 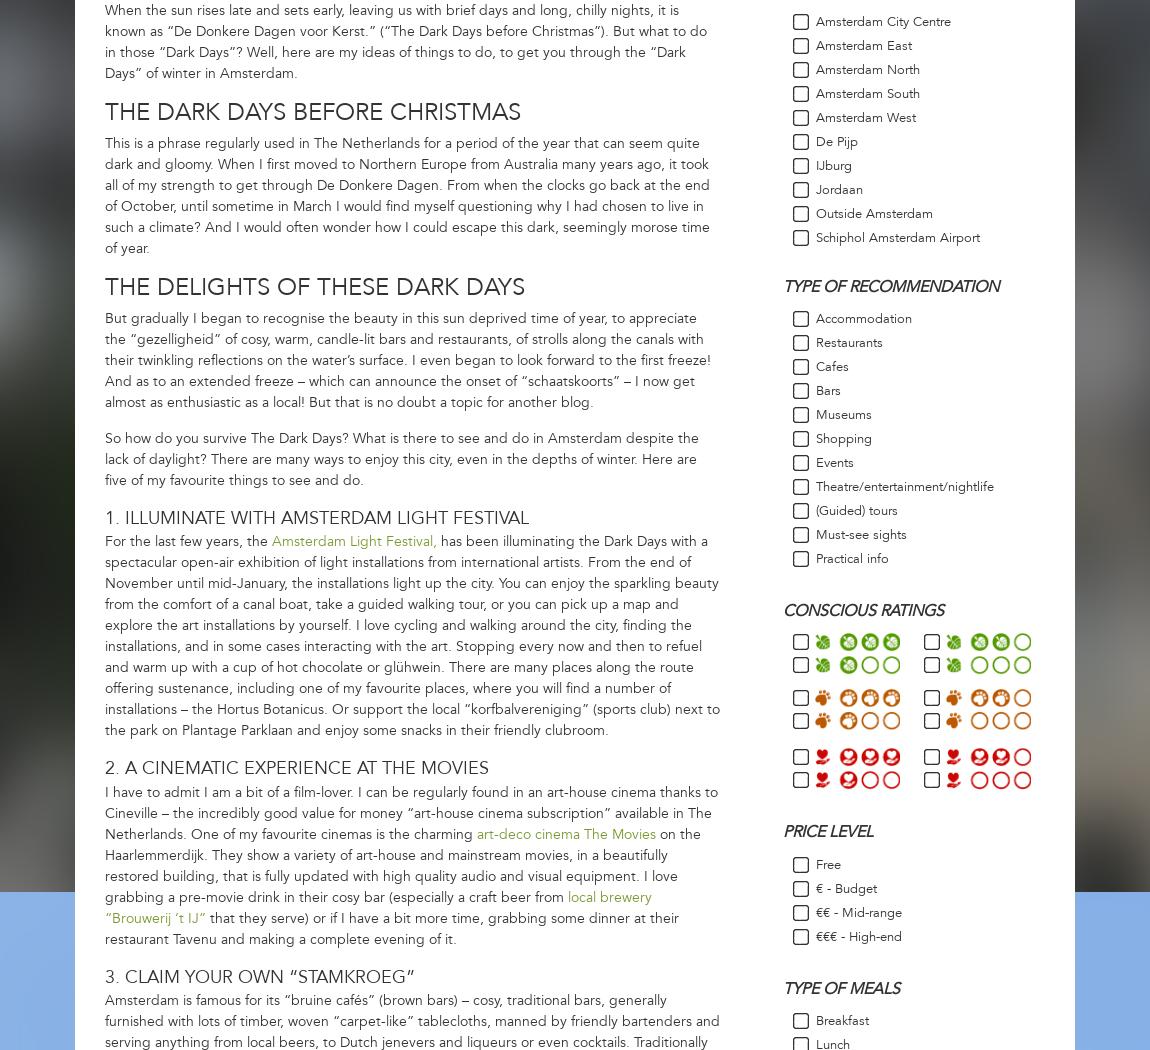 What do you see at coordinates (411, 811) in the screenshot?
I see `'I have to admit I am a bit of a film-lover. I can be regularly found in an art-house cinema thanks to Cineville – the incredibly good value for money “art-house cinema subscription” available in The Netherlands. One of my favourite cinemas is the charming'` at bounding box center [411, 811].